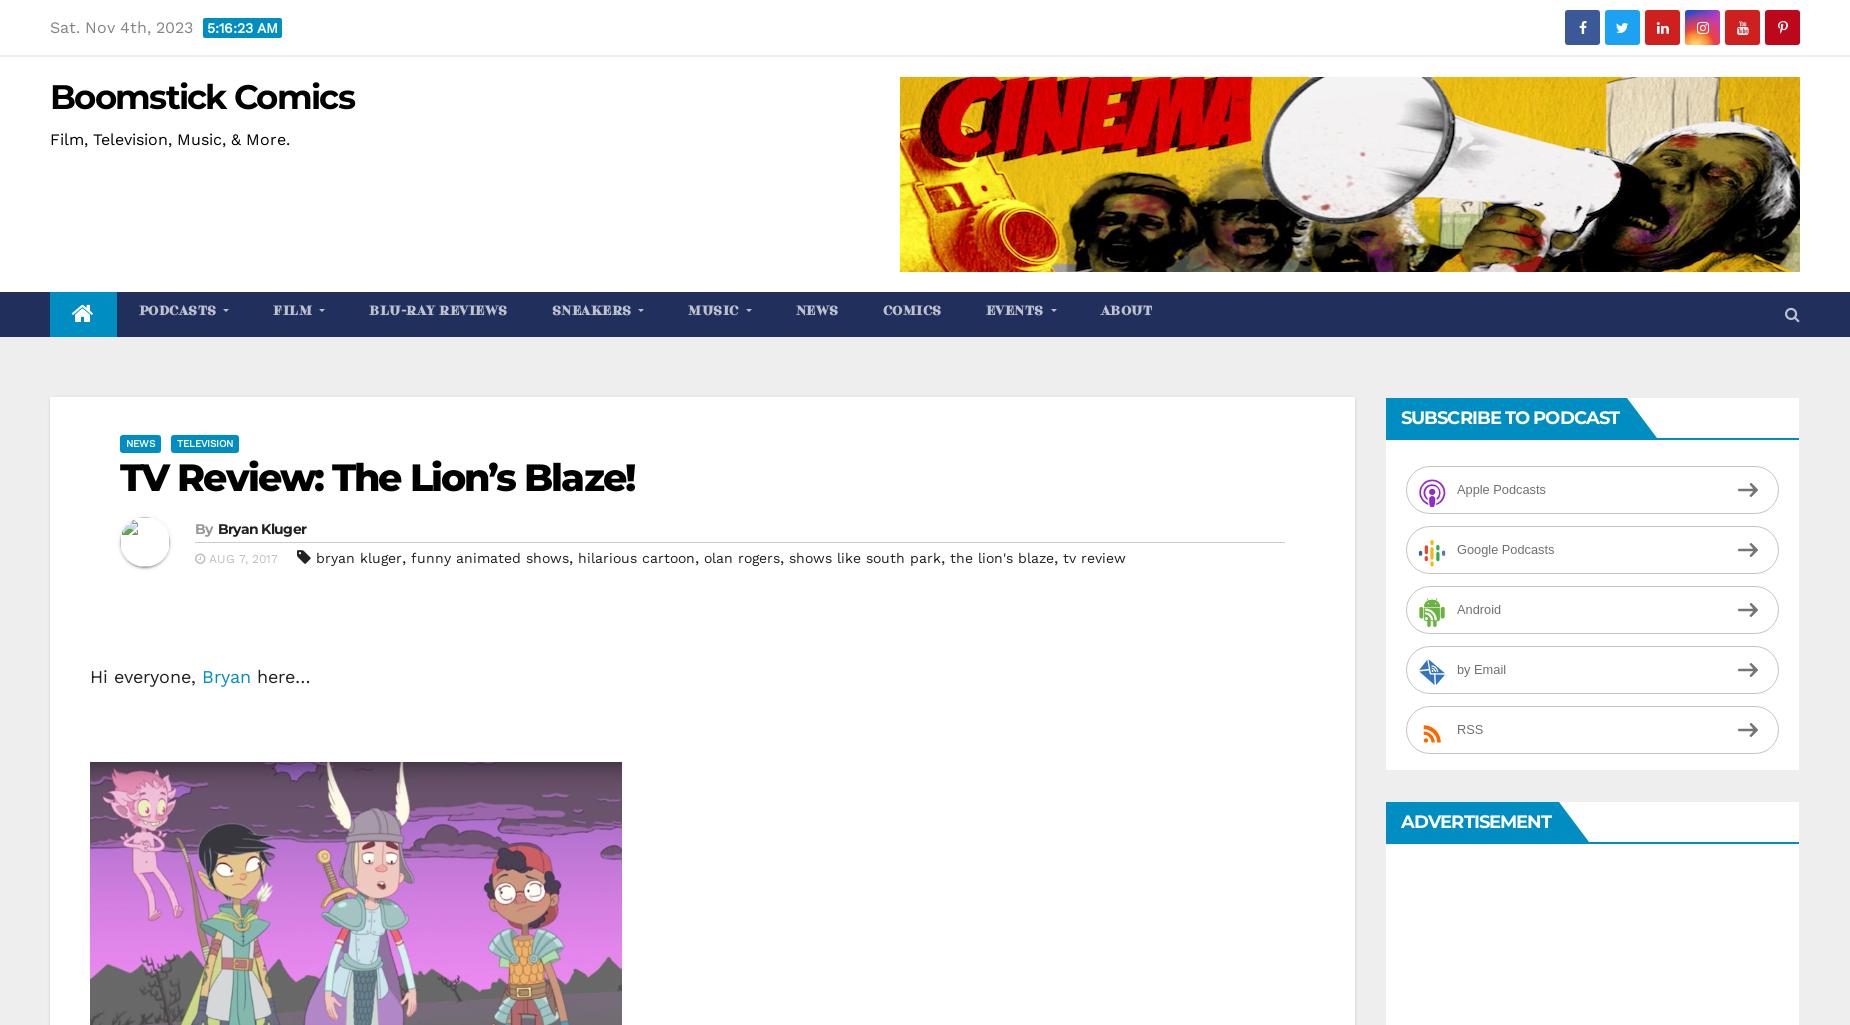 This screenshot has height=1025, width=1850. What do you see at coordinates (437, 310) in the screenshot?
I see `'Blu-ray Reviews'` at bounding box center [437, 310].